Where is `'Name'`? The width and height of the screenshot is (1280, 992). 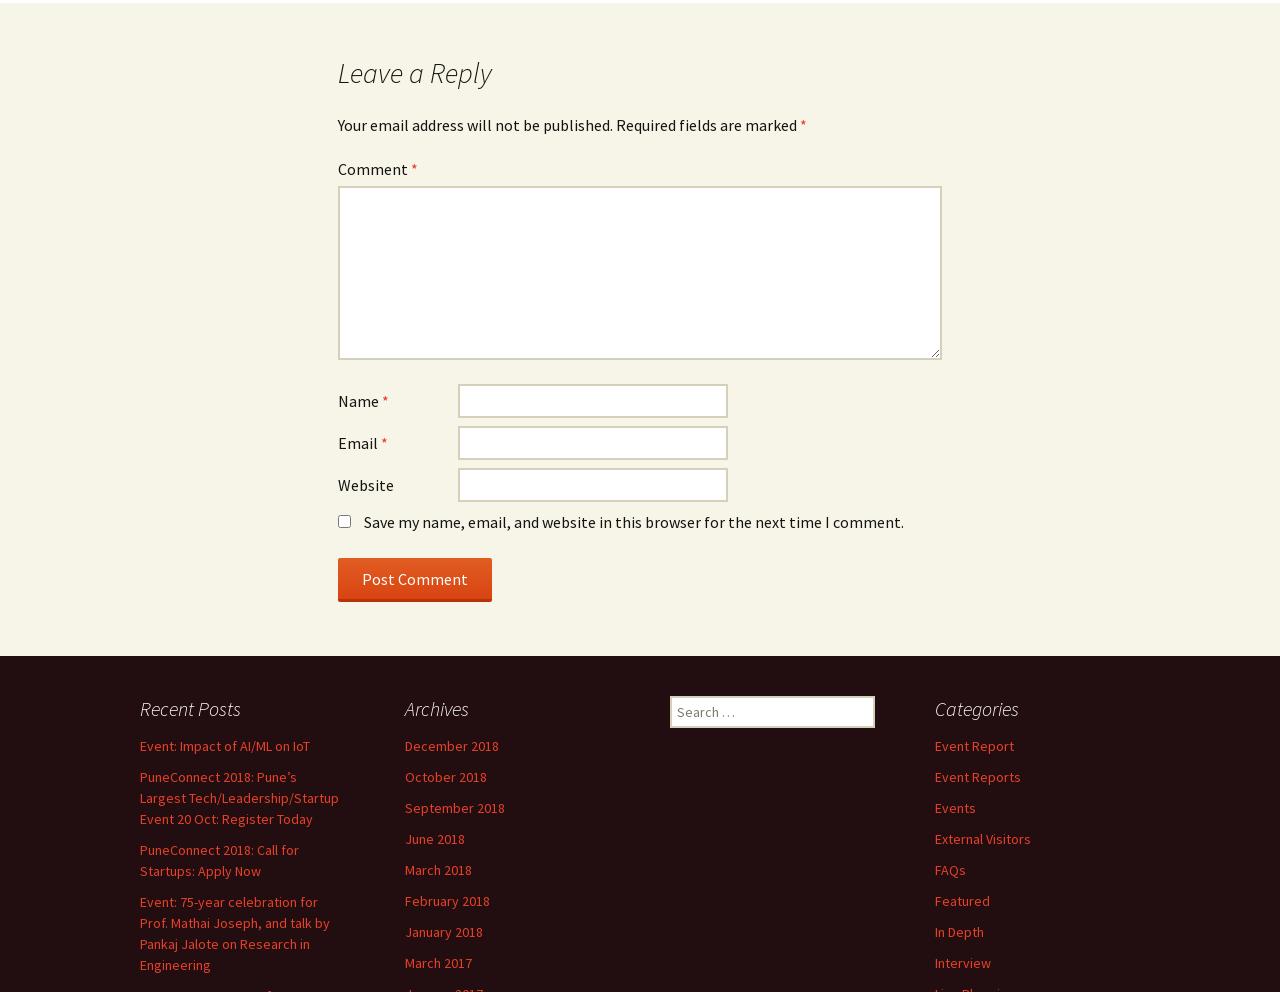 'Name' is located at coordinates (359, 400).